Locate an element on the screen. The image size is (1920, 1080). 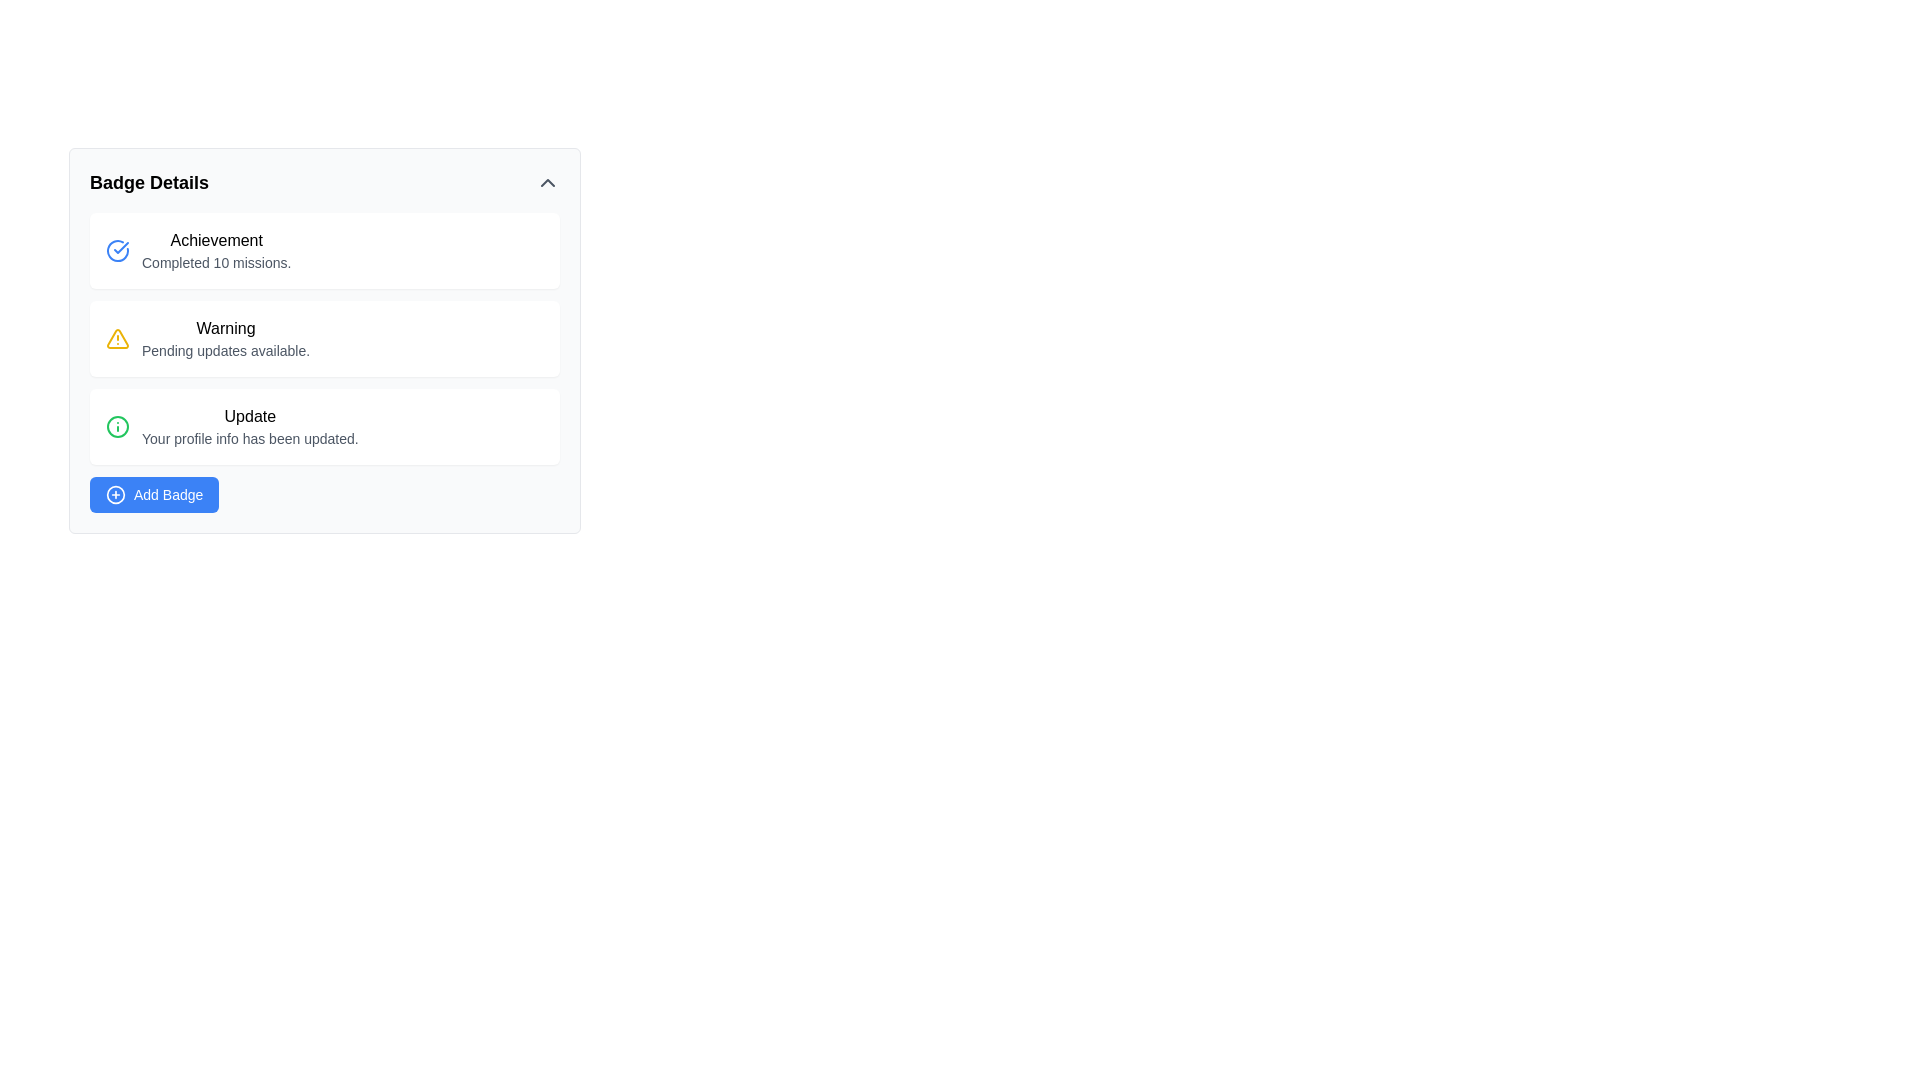
the triangular warning icon filled with yellow and outlined in black, featuring a bold exclamation mark at its center, which is located in the 'Warning' row of the badge details panel is located at coordinates (117, 338).